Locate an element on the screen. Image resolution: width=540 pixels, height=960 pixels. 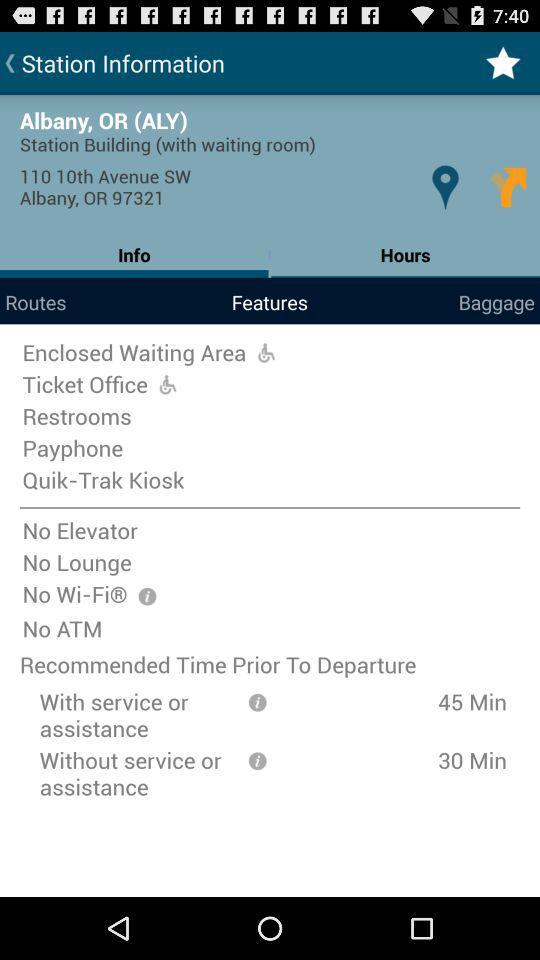
get more information about the selection no-wifi is located at coordinates (146, 596).